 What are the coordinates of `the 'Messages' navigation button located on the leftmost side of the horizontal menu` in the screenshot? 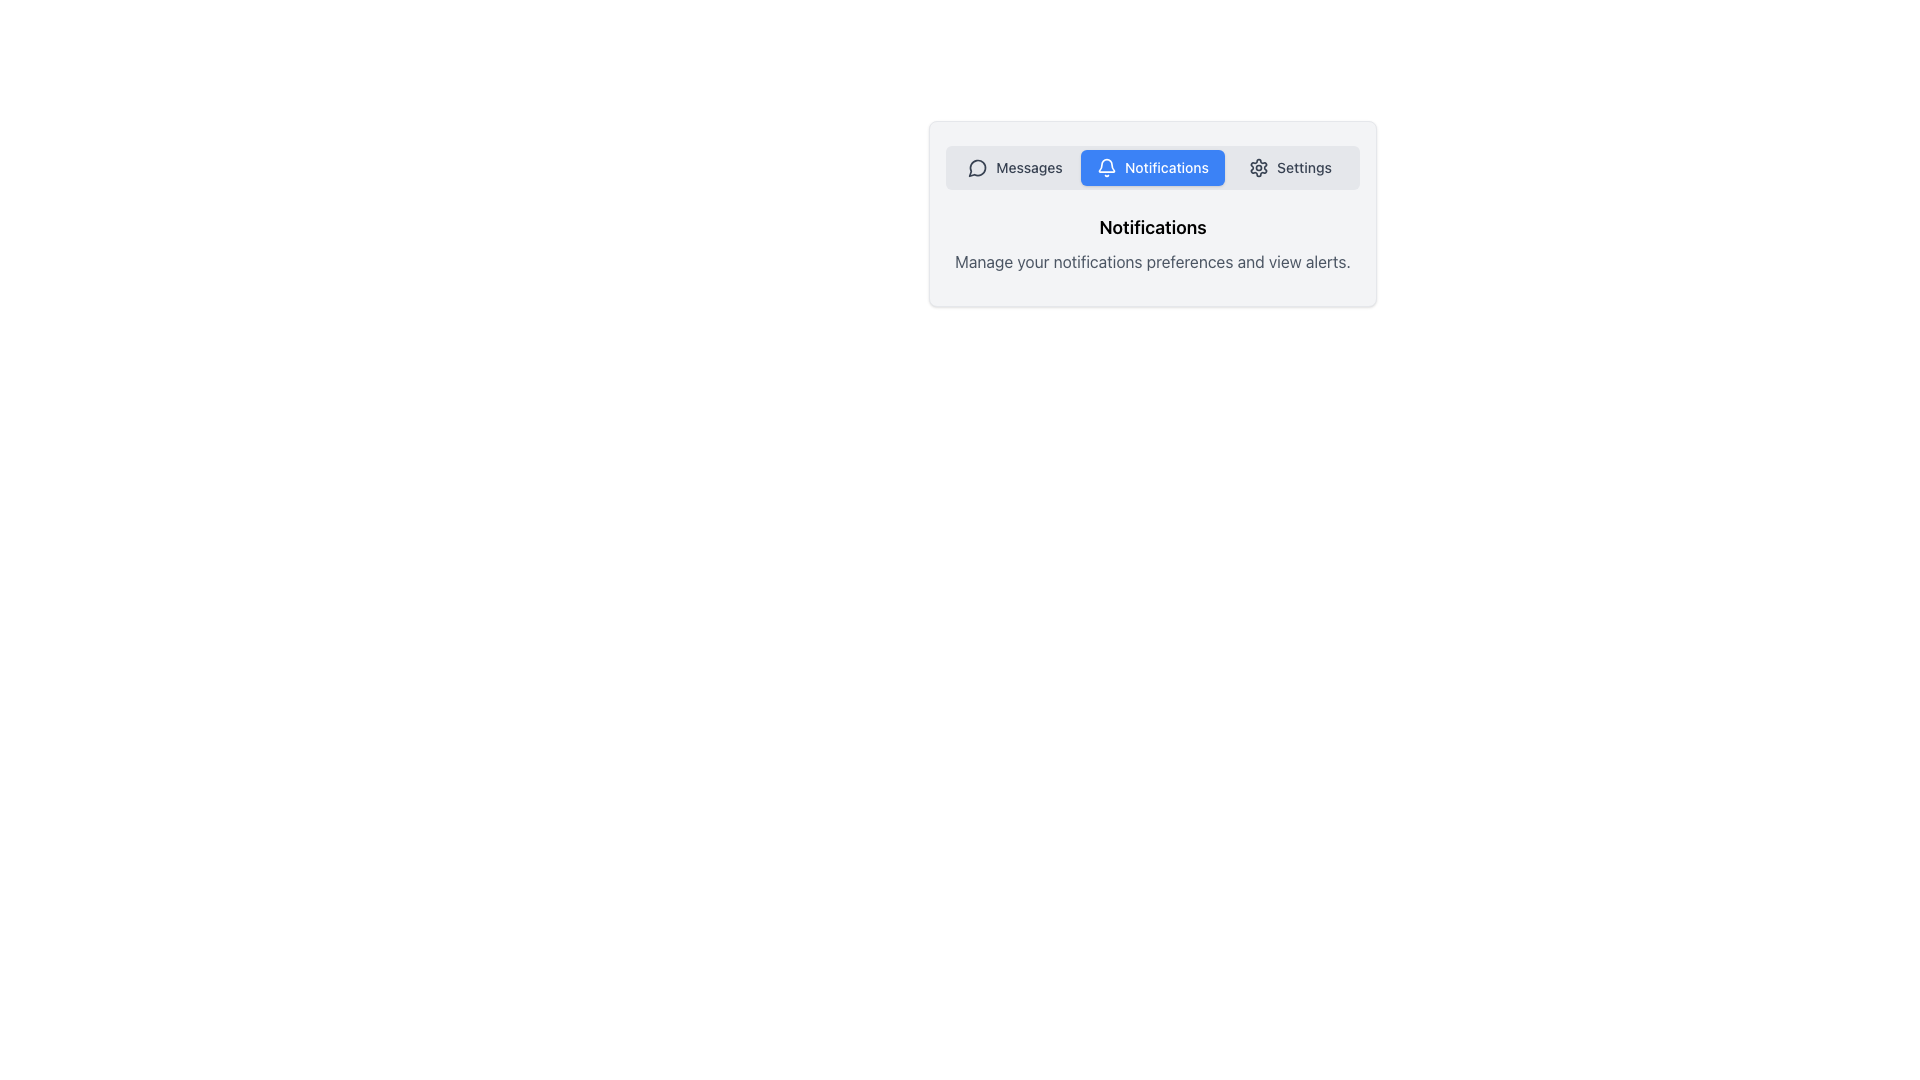 It's located at (1015, 167).